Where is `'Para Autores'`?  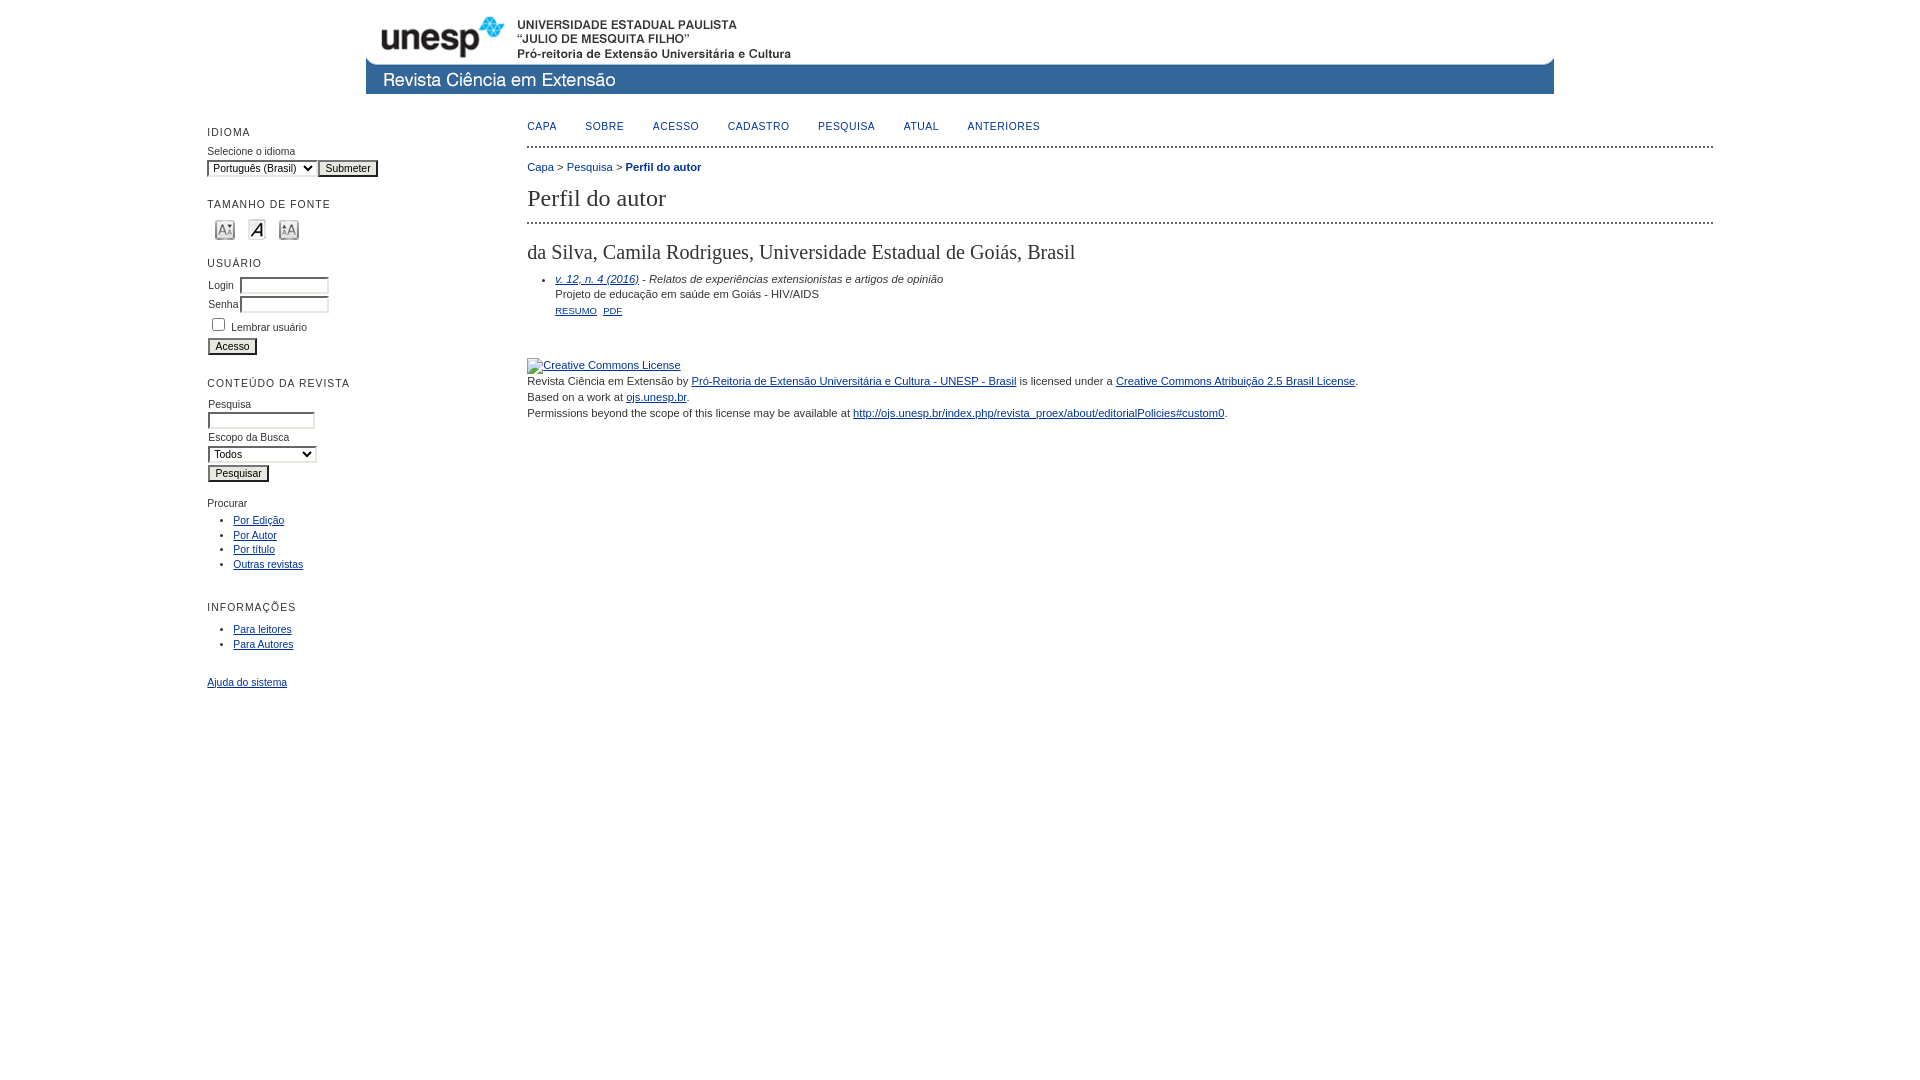
'Para Autores' is located at coordinates (233, 644).